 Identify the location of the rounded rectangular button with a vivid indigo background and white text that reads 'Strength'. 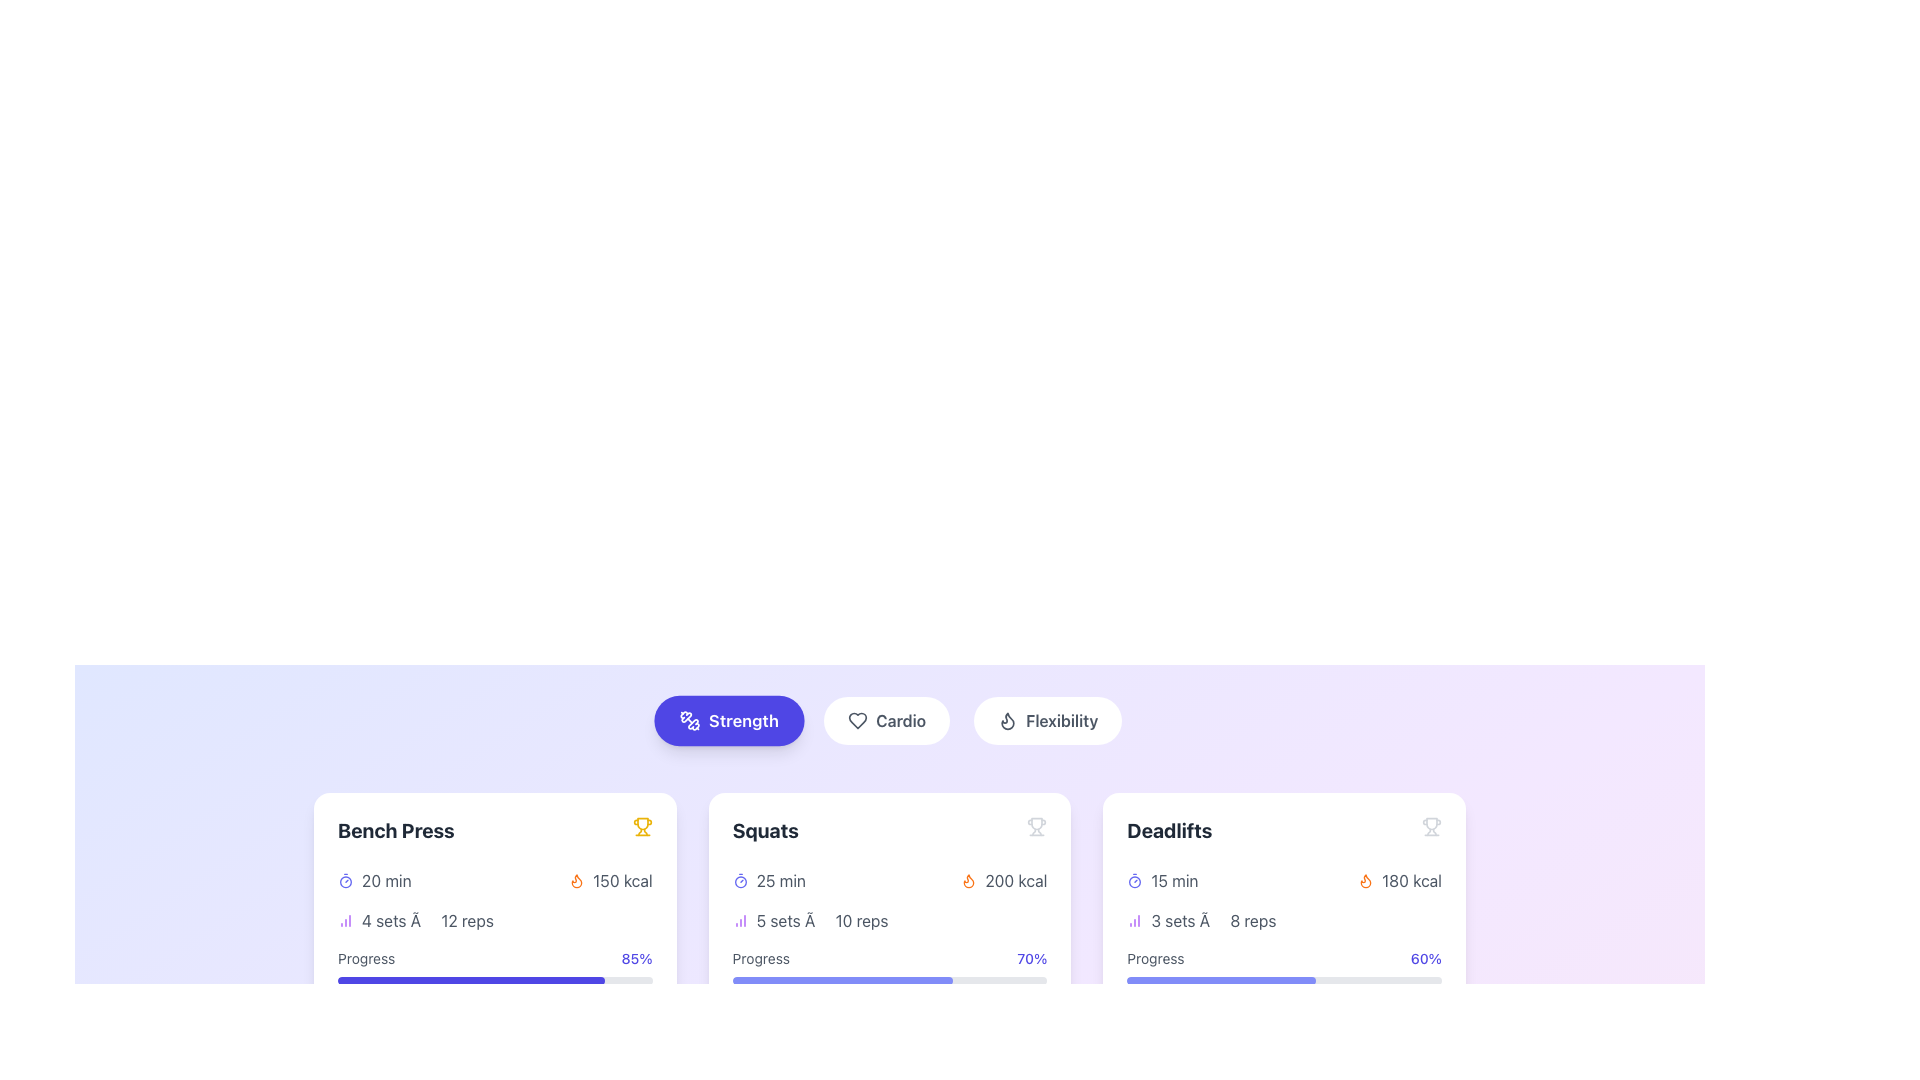
(728, 721).